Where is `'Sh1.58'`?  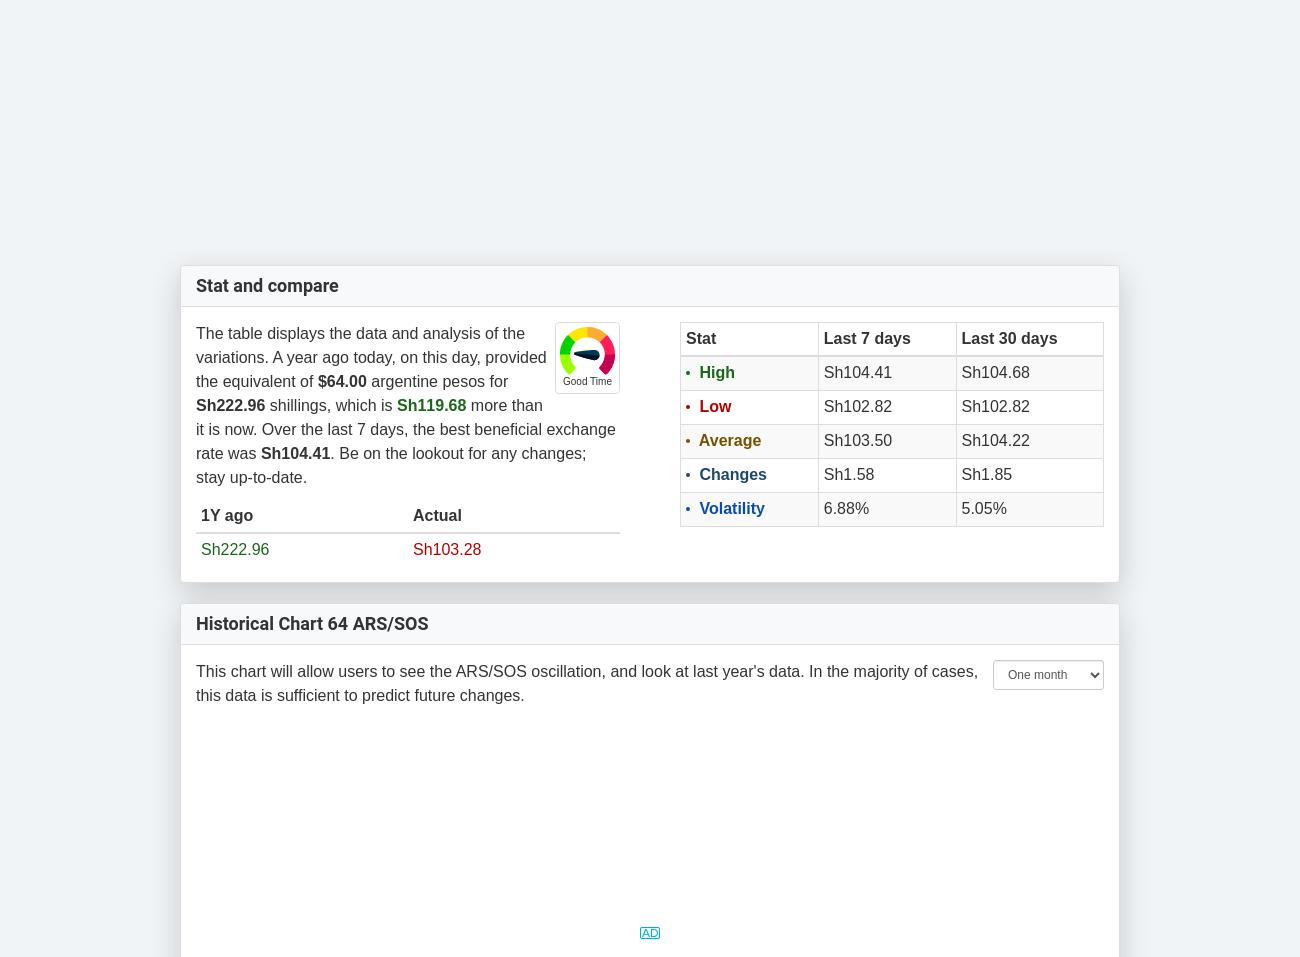
'Sh1.58' is located at coordinates (848, 472).